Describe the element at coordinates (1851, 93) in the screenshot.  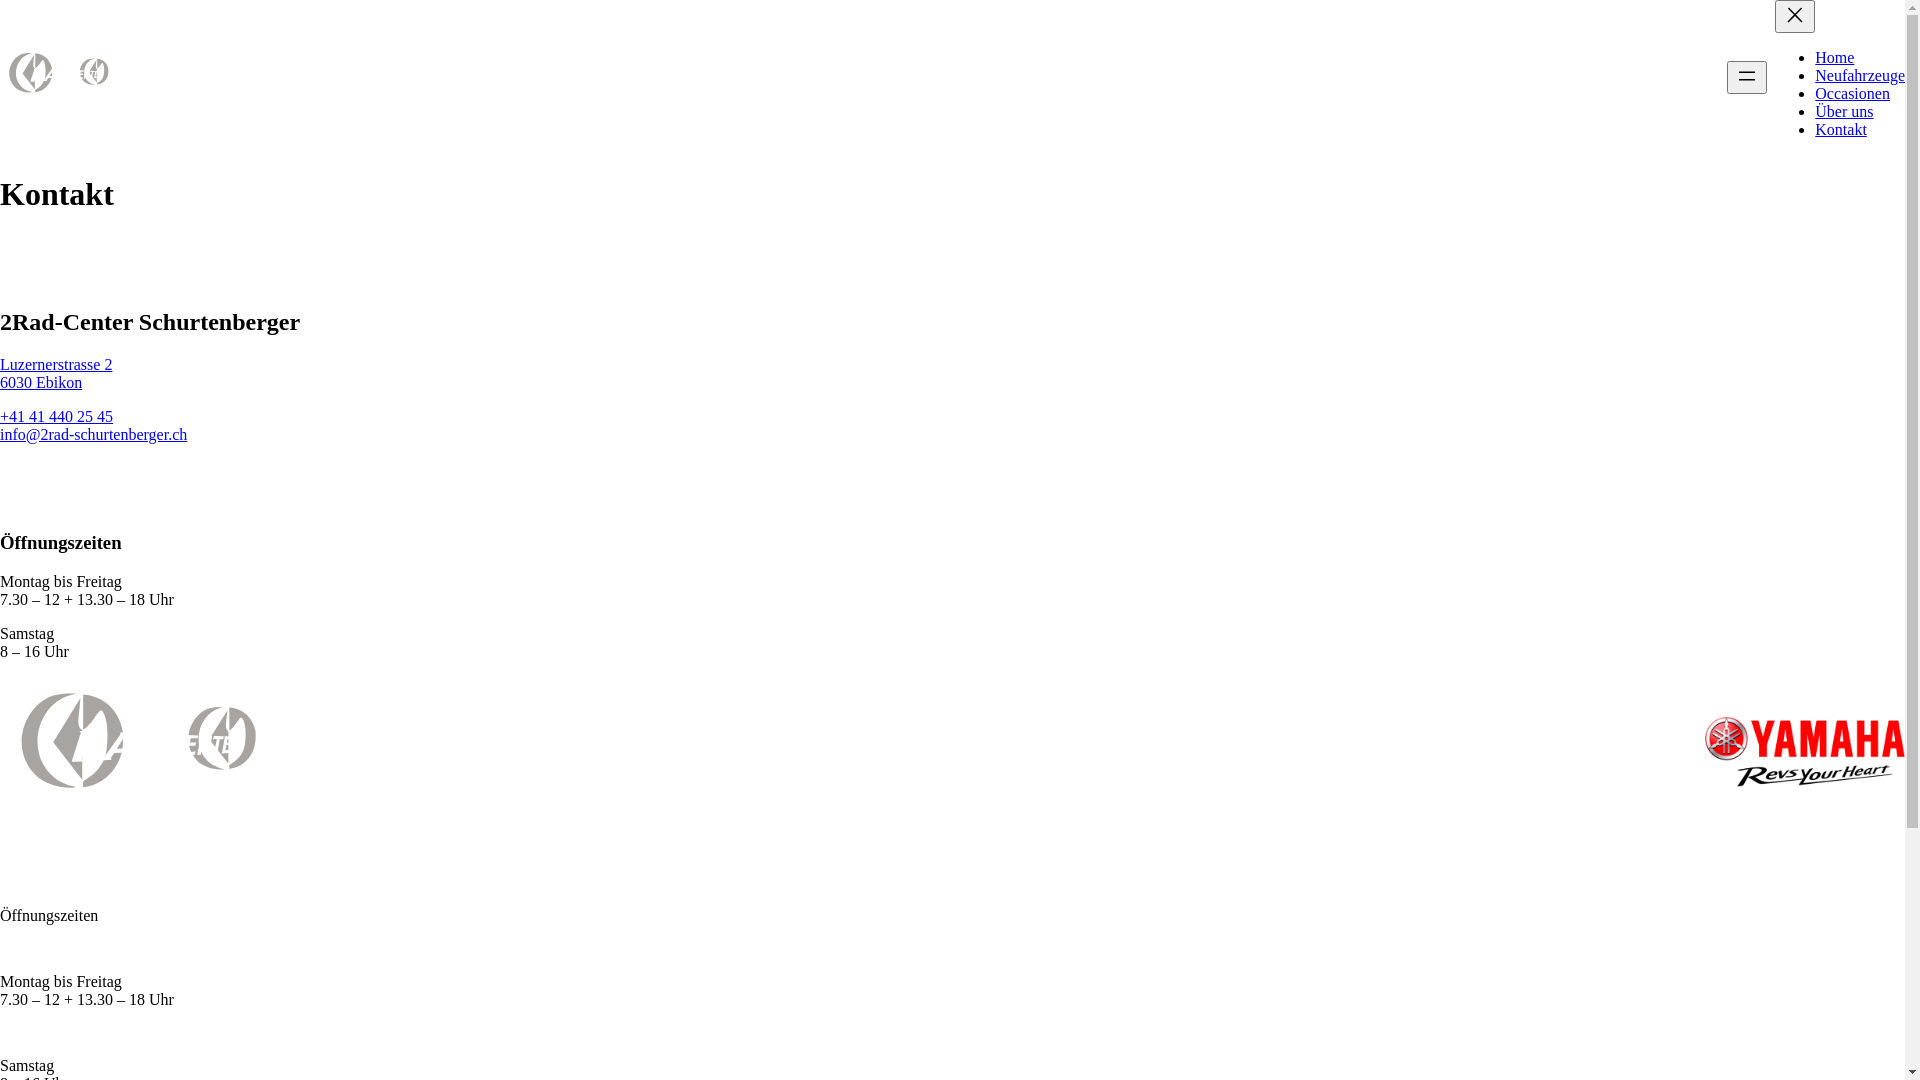
I see `'Occasionen'` at that location.